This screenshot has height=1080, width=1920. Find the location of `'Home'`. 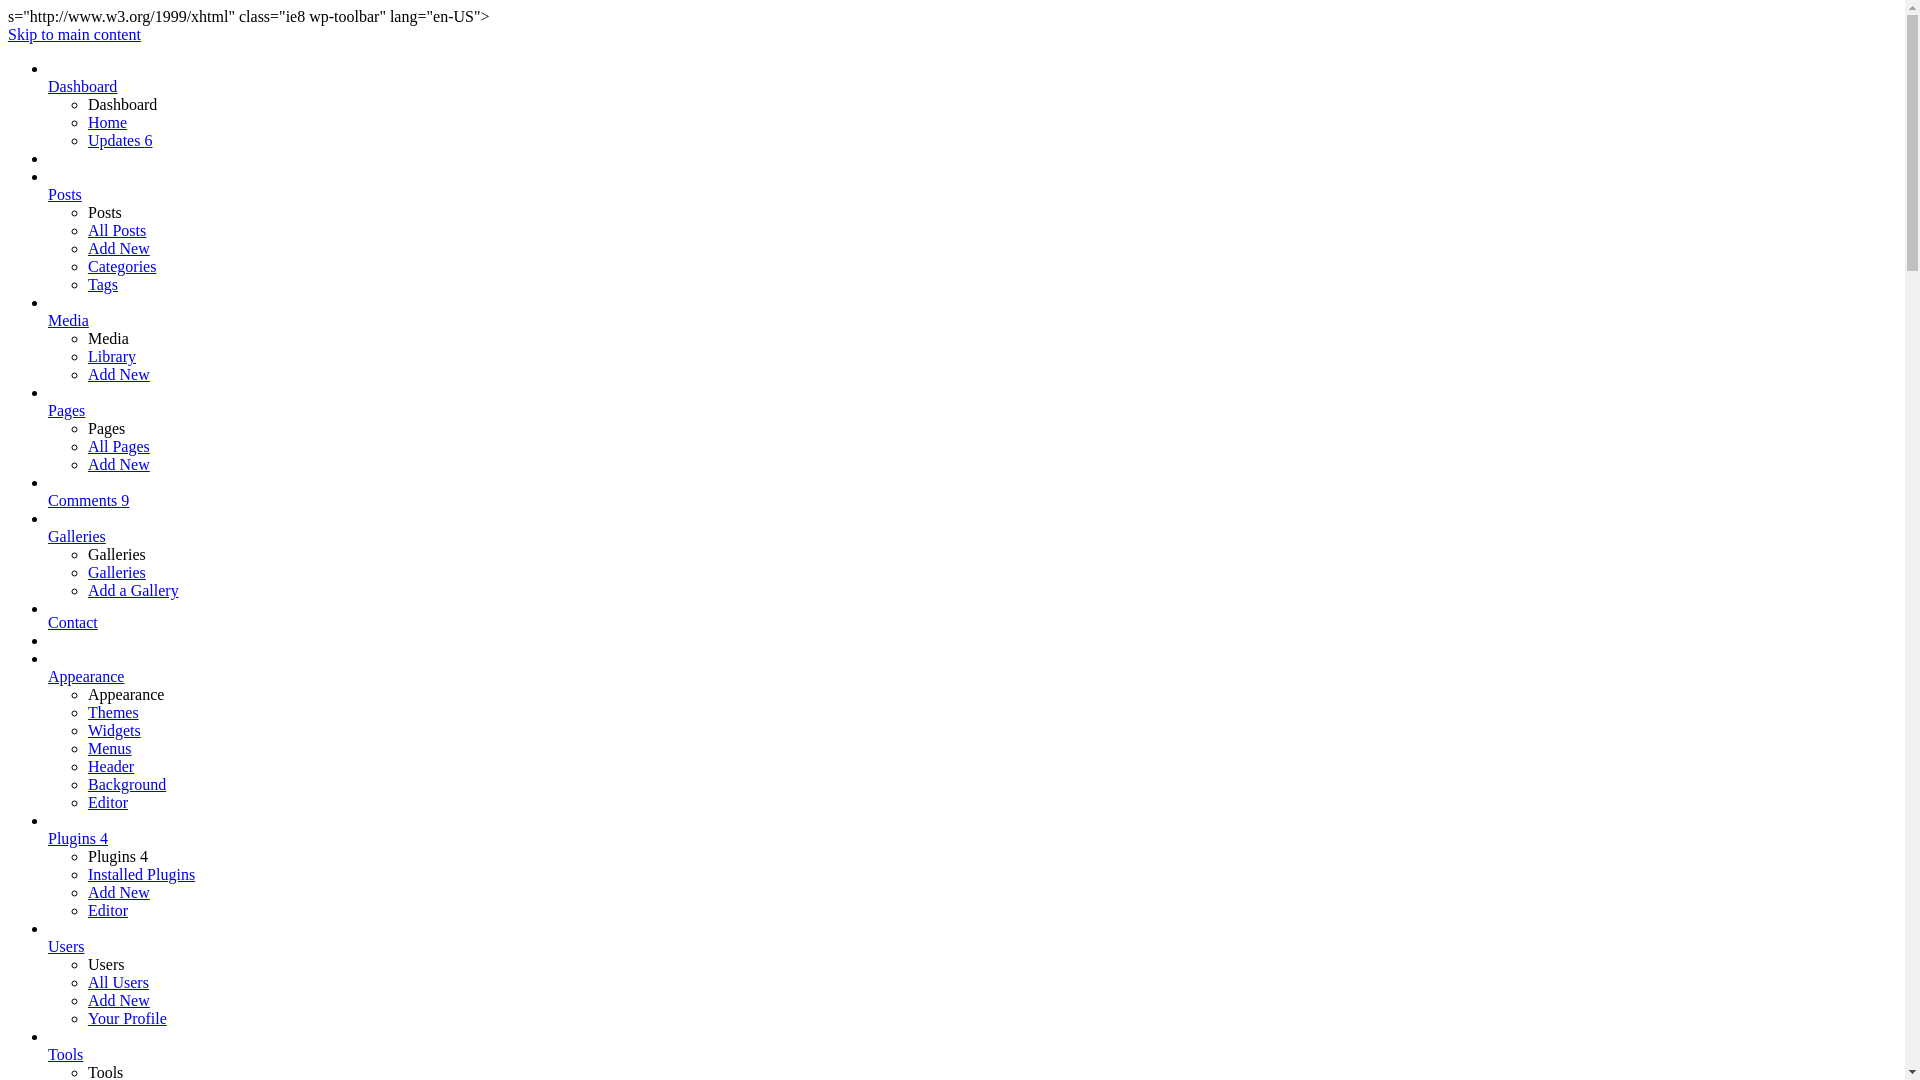

'Home' is located at coordinates (106, 122).